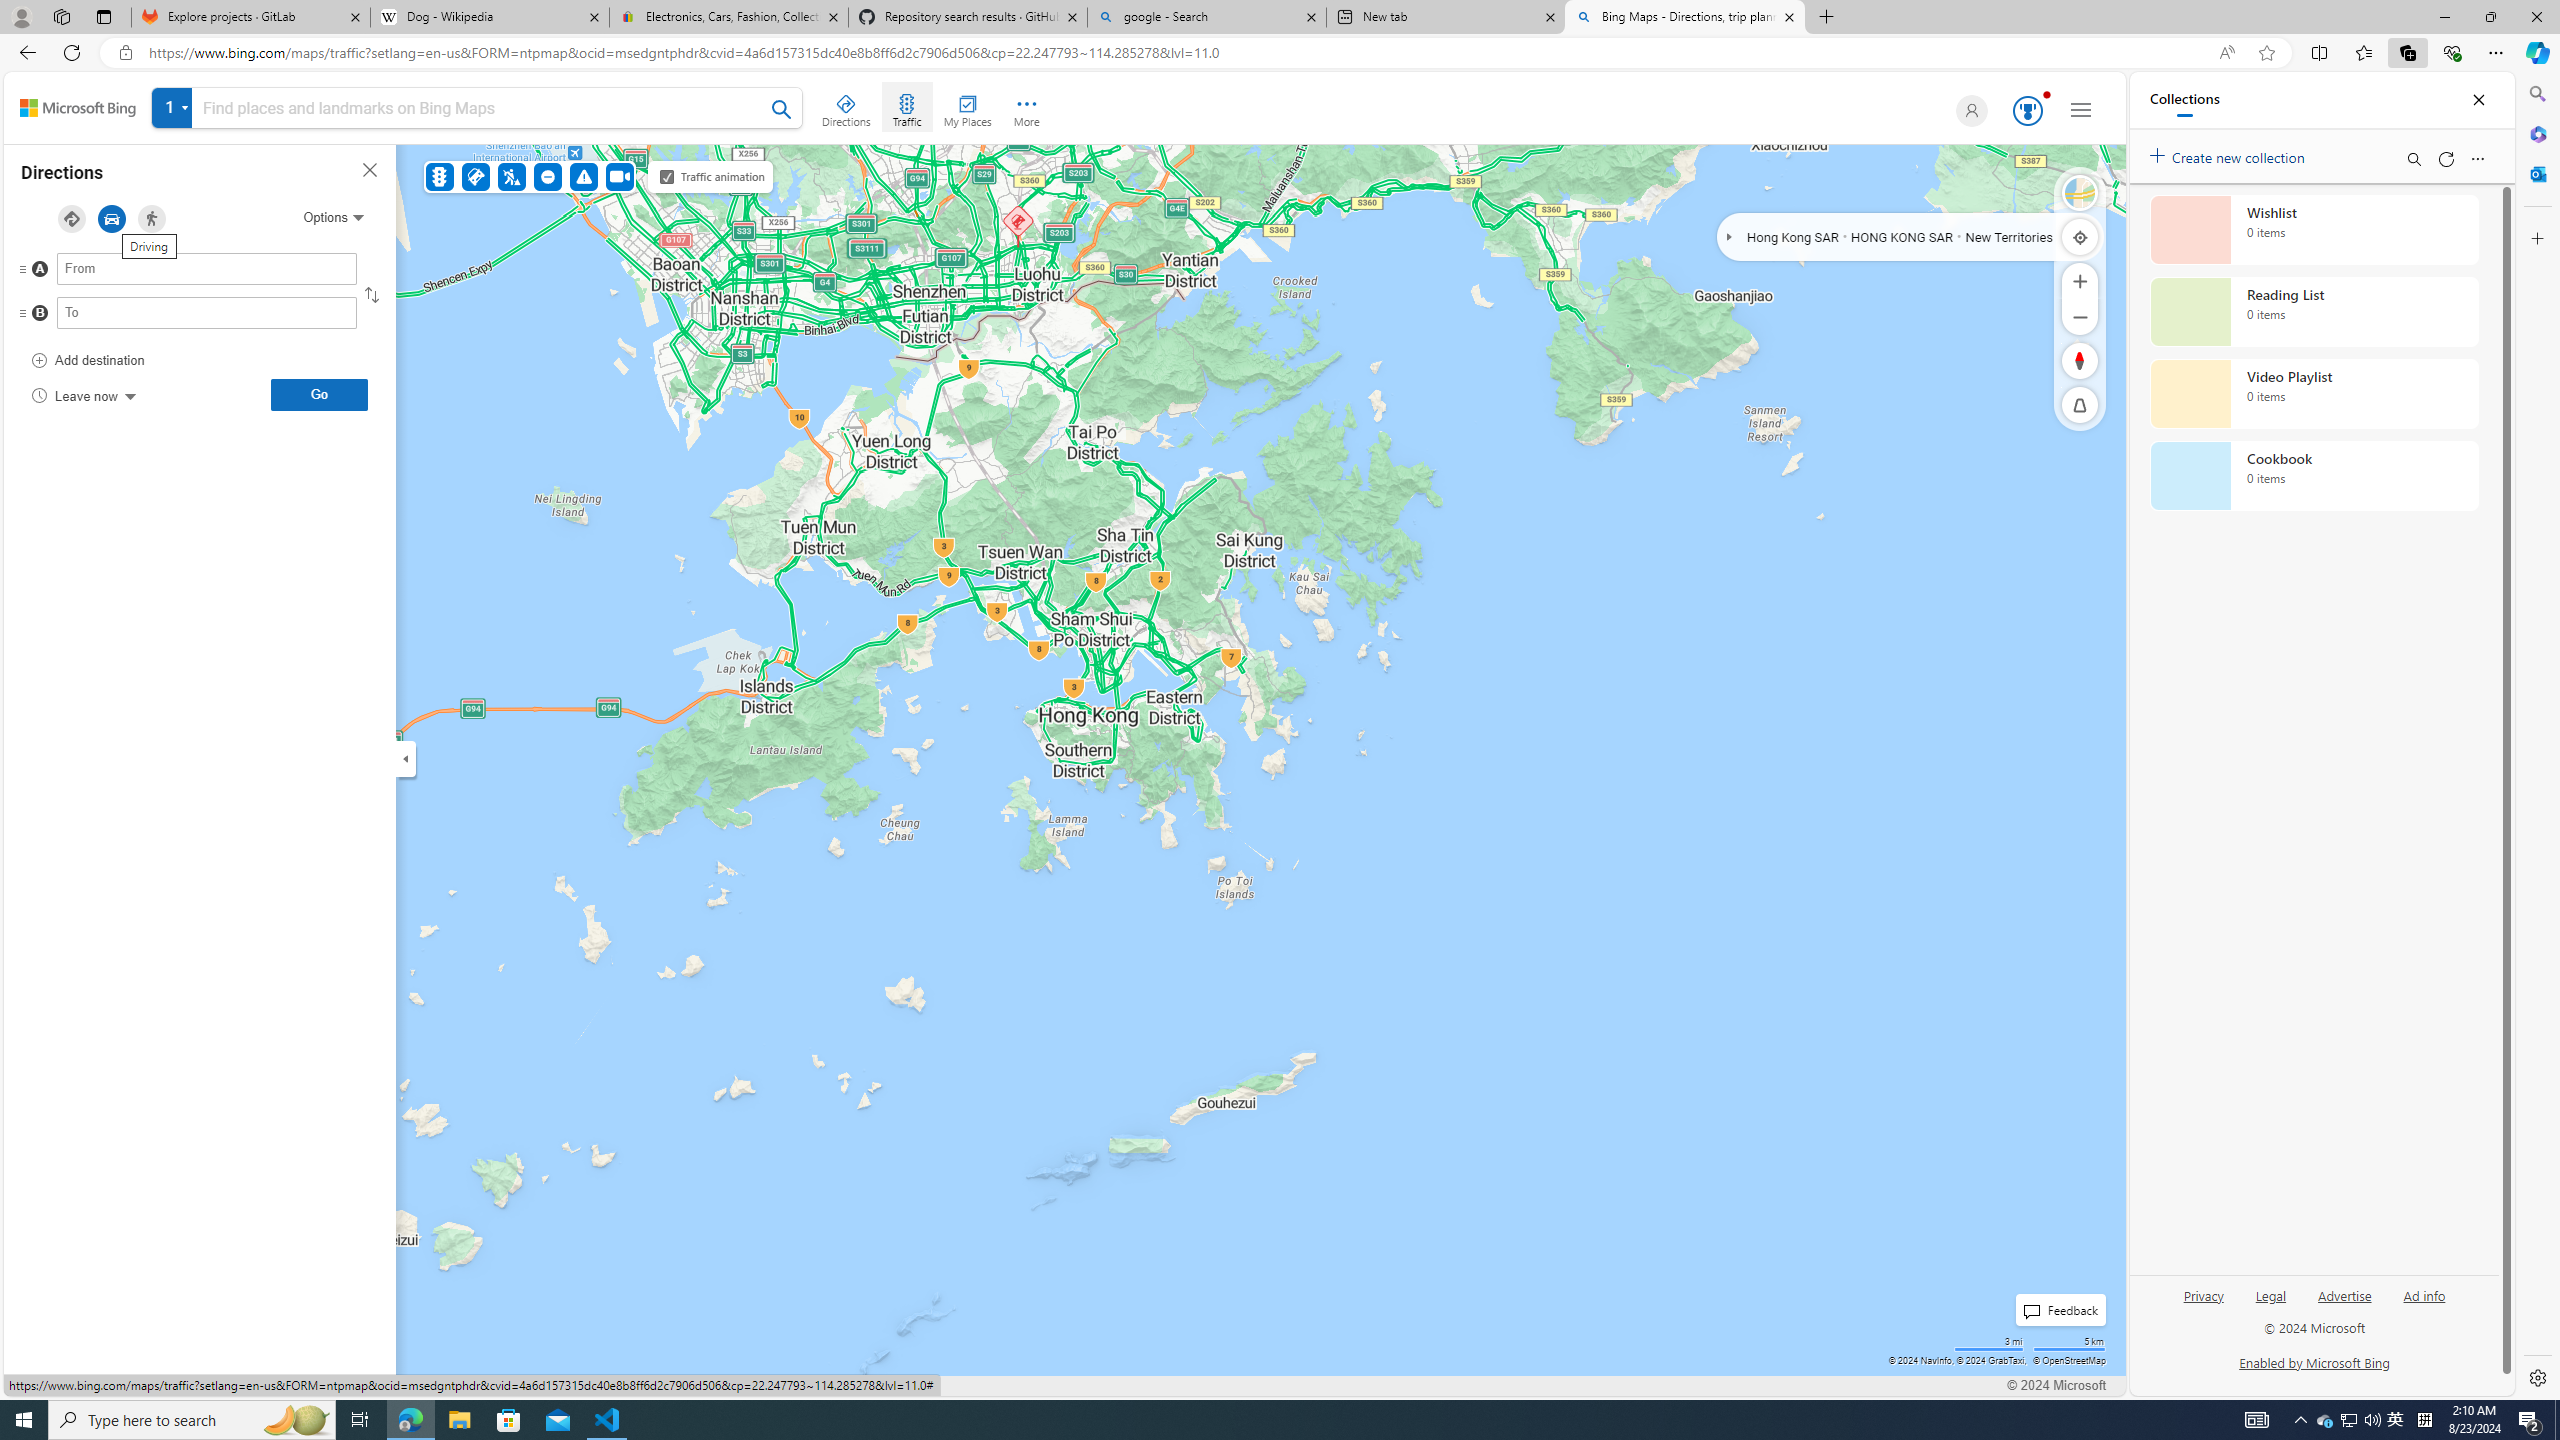  I want to click on 'google - Search', so click(1204, 16).